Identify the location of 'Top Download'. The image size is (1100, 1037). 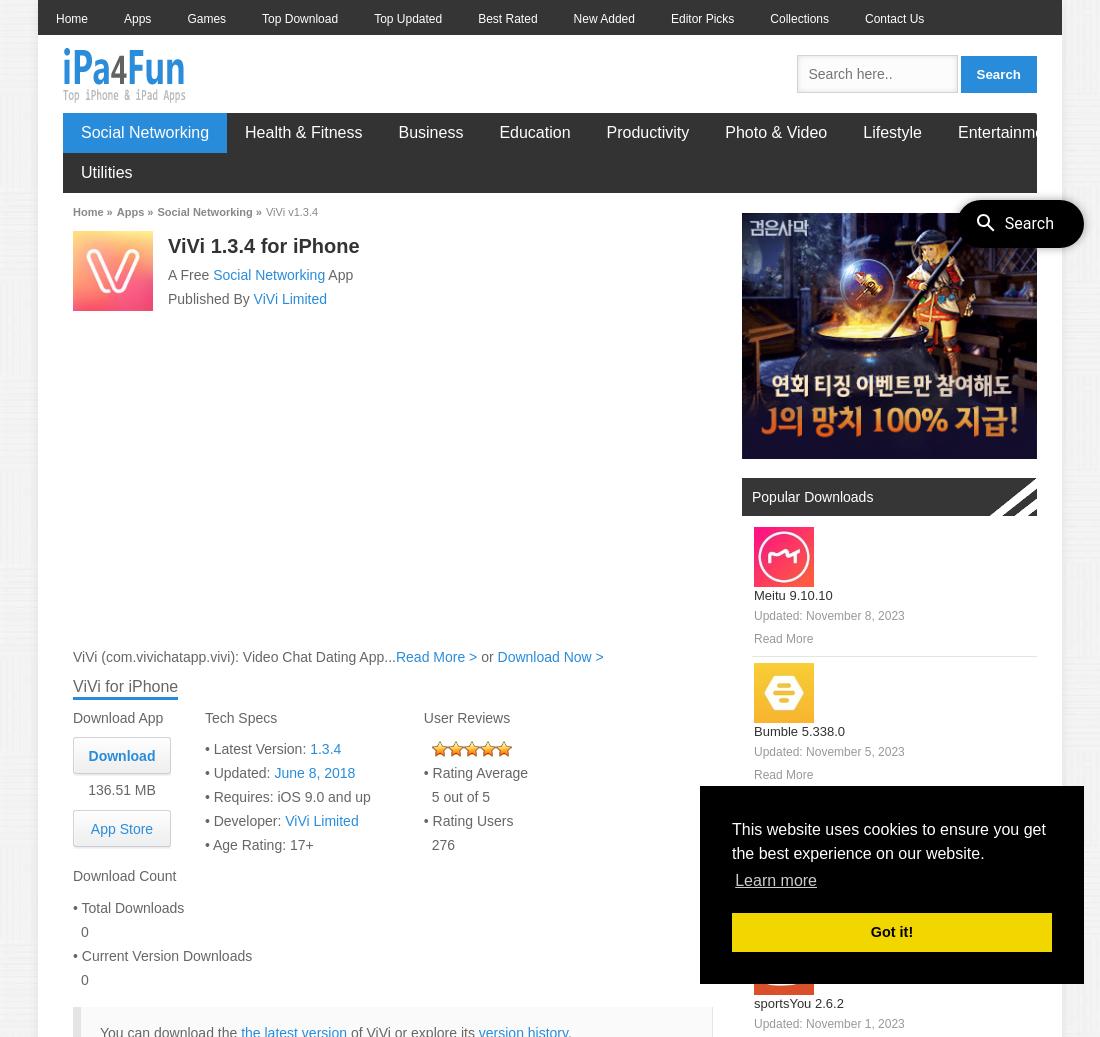
(298, 17).